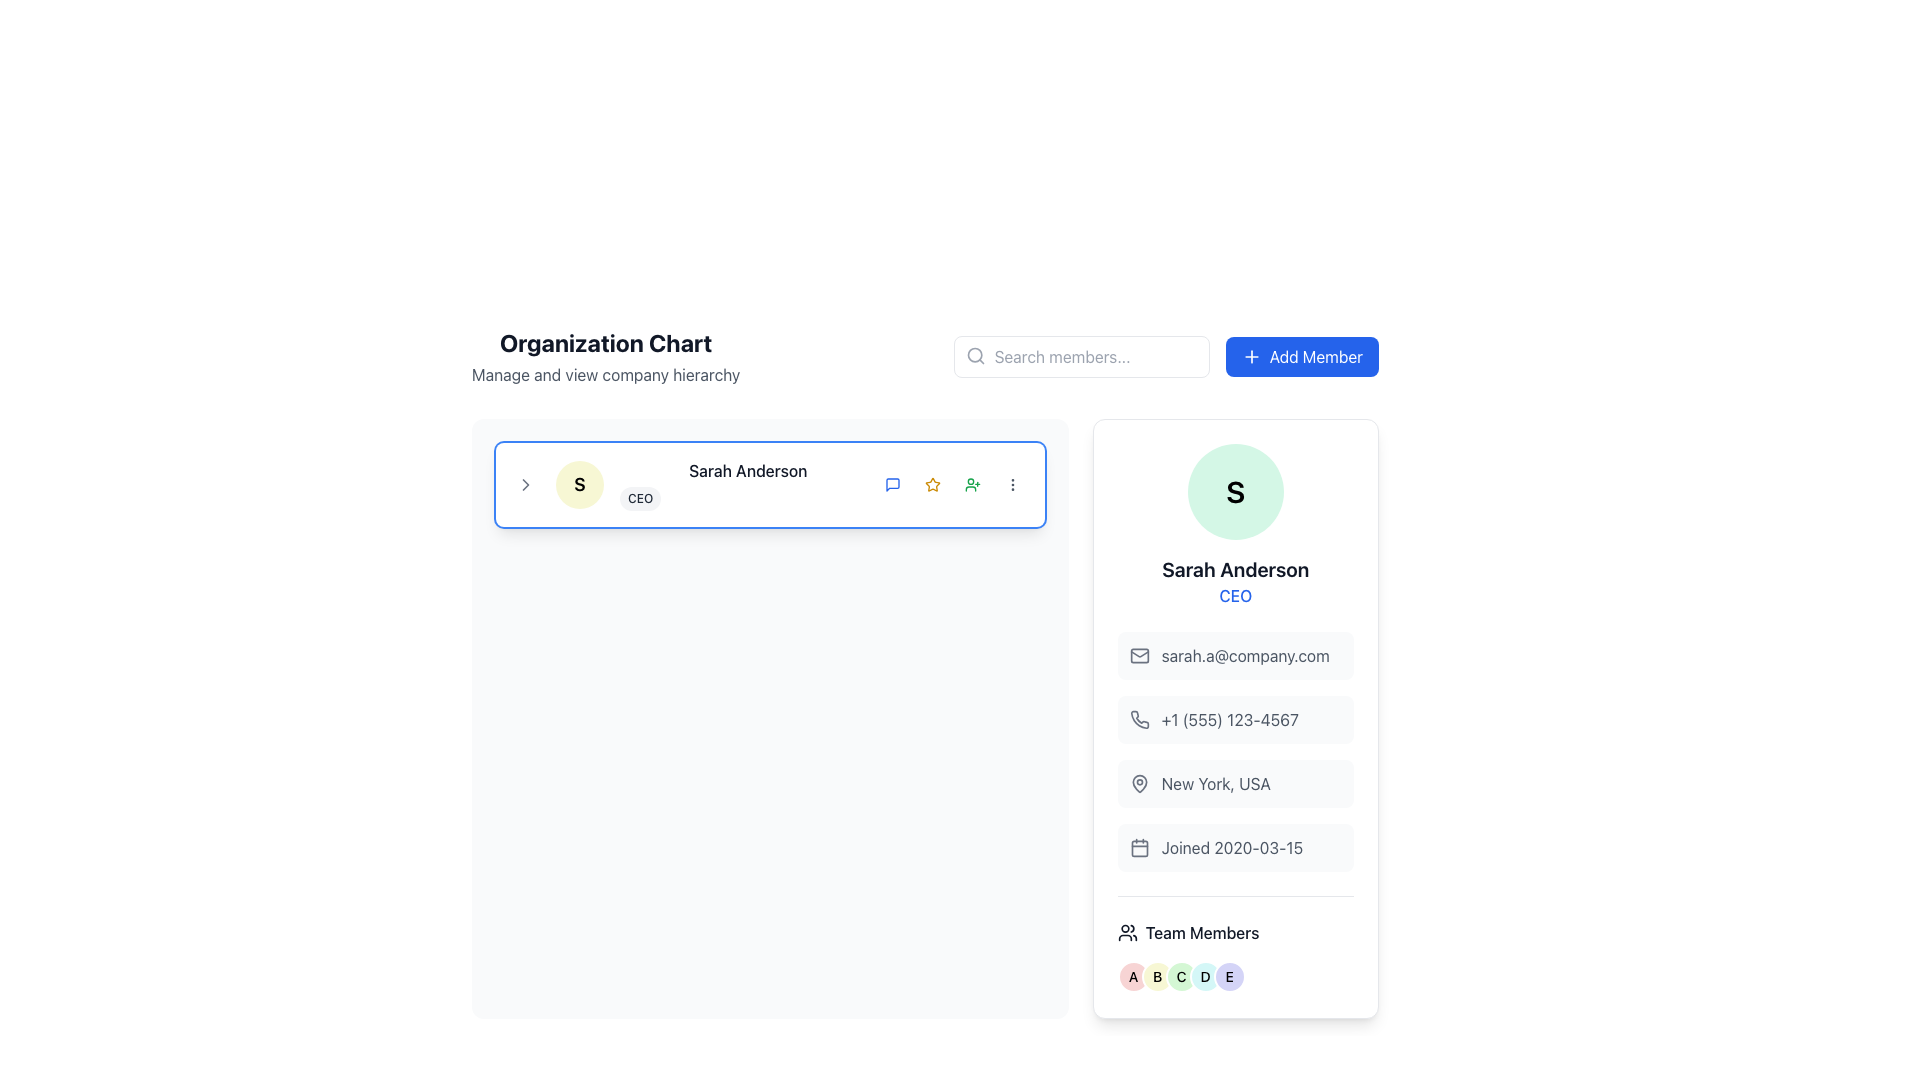 This screenshot has width=1920, height=1080. What do you see at coordinates (974, 354) in the screenshot?
I see `the circular SVG element styled with text-gray-400 color, which is part of the magnifying glass icon in the search bar located in the top-right section of the interface` at bounding box center [974, 354].